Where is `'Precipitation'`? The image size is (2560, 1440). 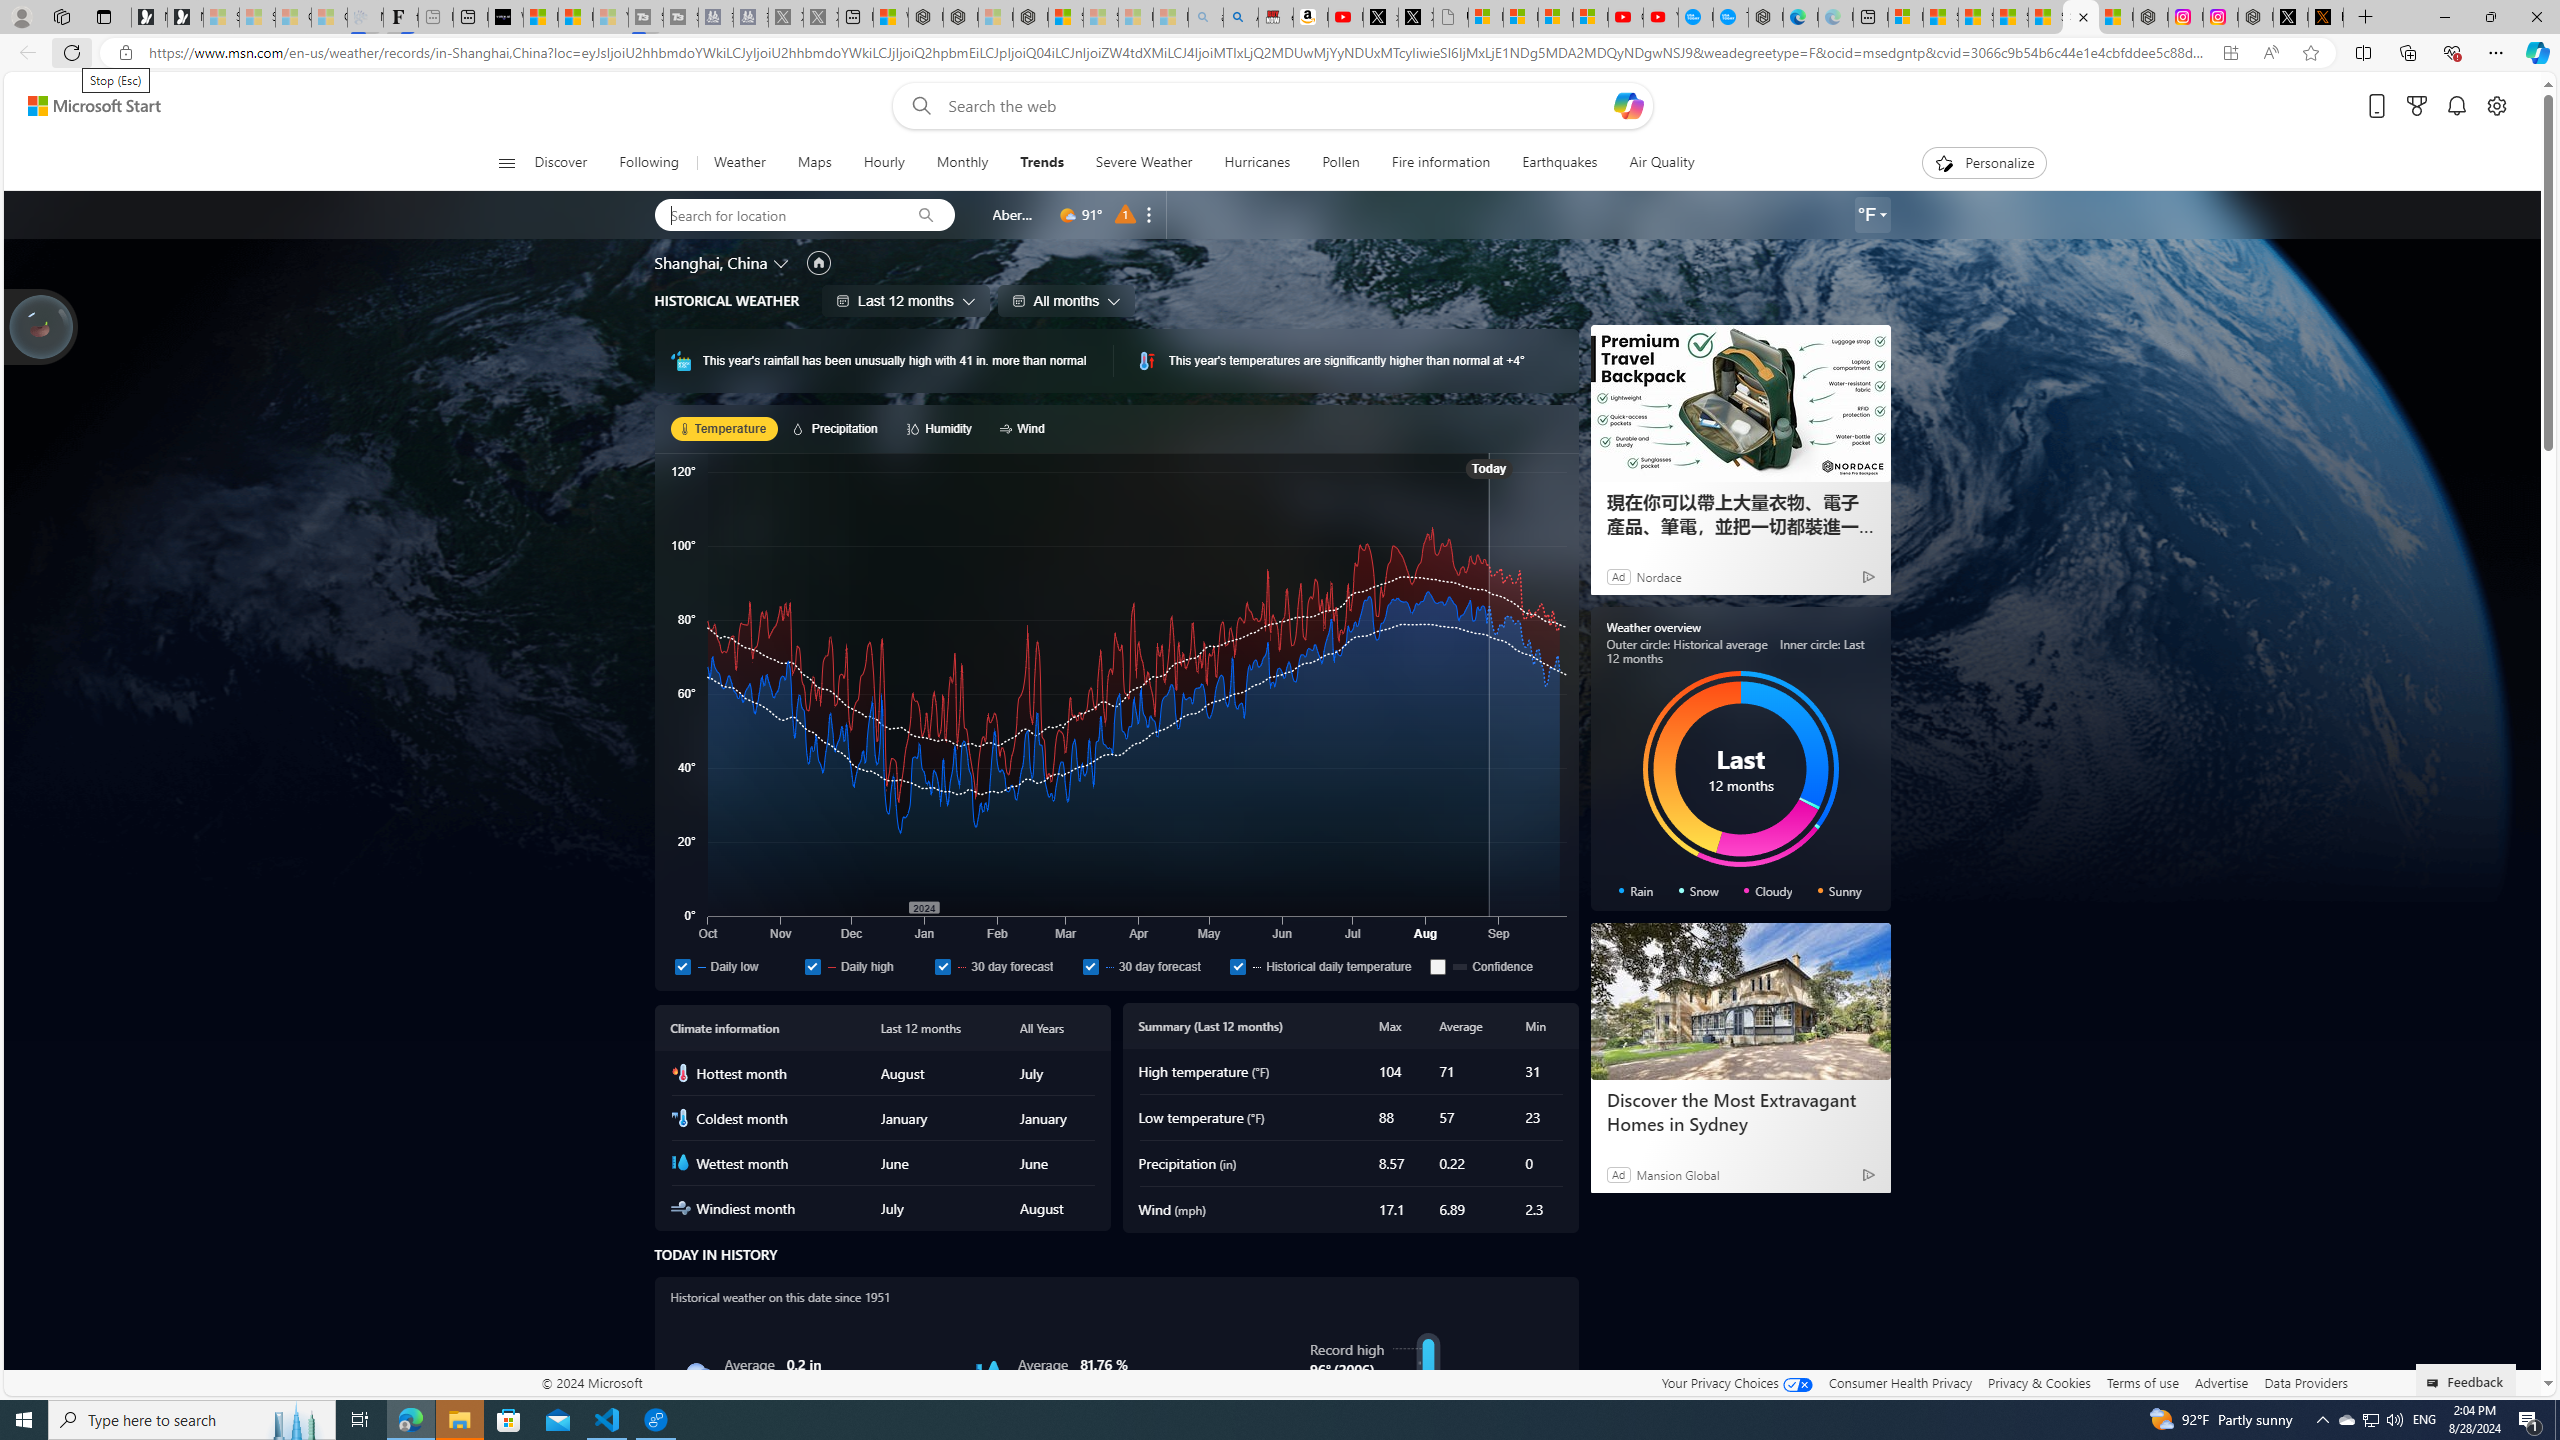
'Precipitation' is located at coordinates (837, 428).